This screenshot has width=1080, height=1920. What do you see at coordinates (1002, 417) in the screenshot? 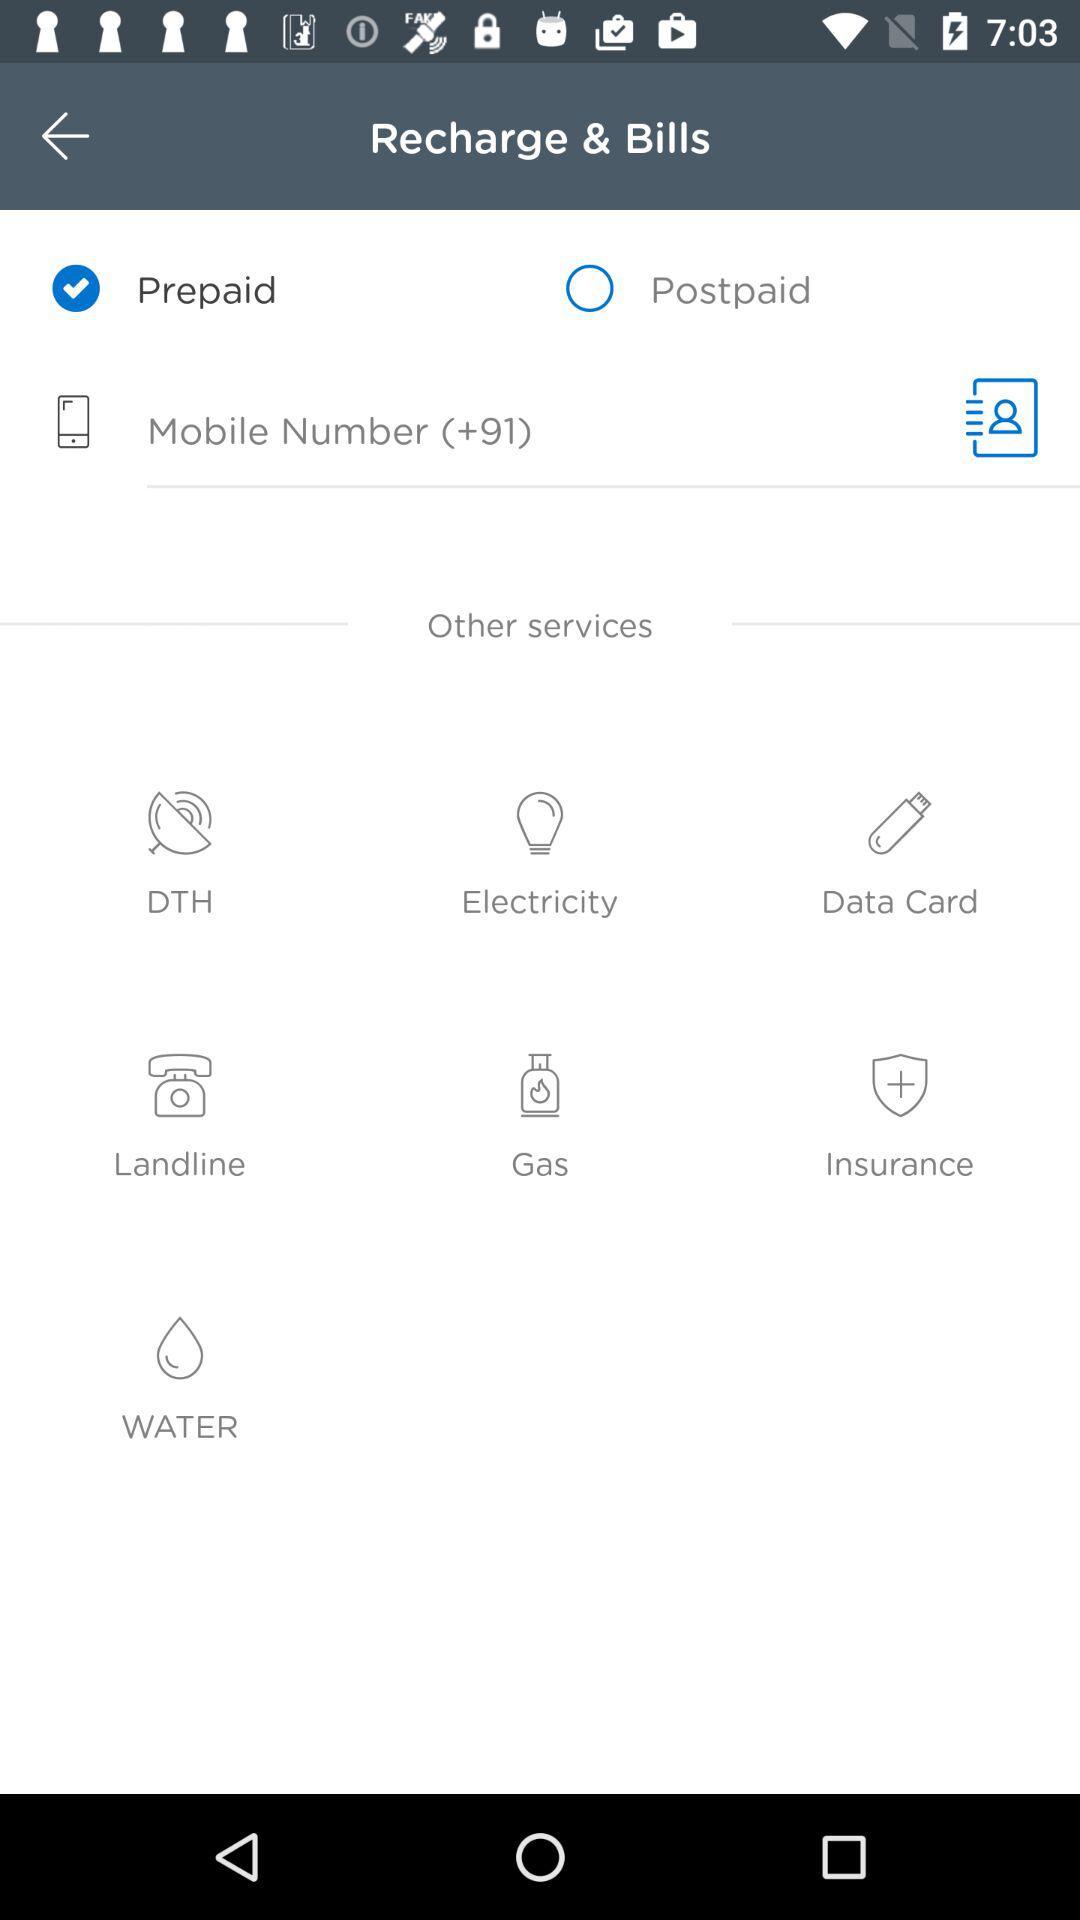
I see `the phone book icon` at bounding box center [1002, 417].